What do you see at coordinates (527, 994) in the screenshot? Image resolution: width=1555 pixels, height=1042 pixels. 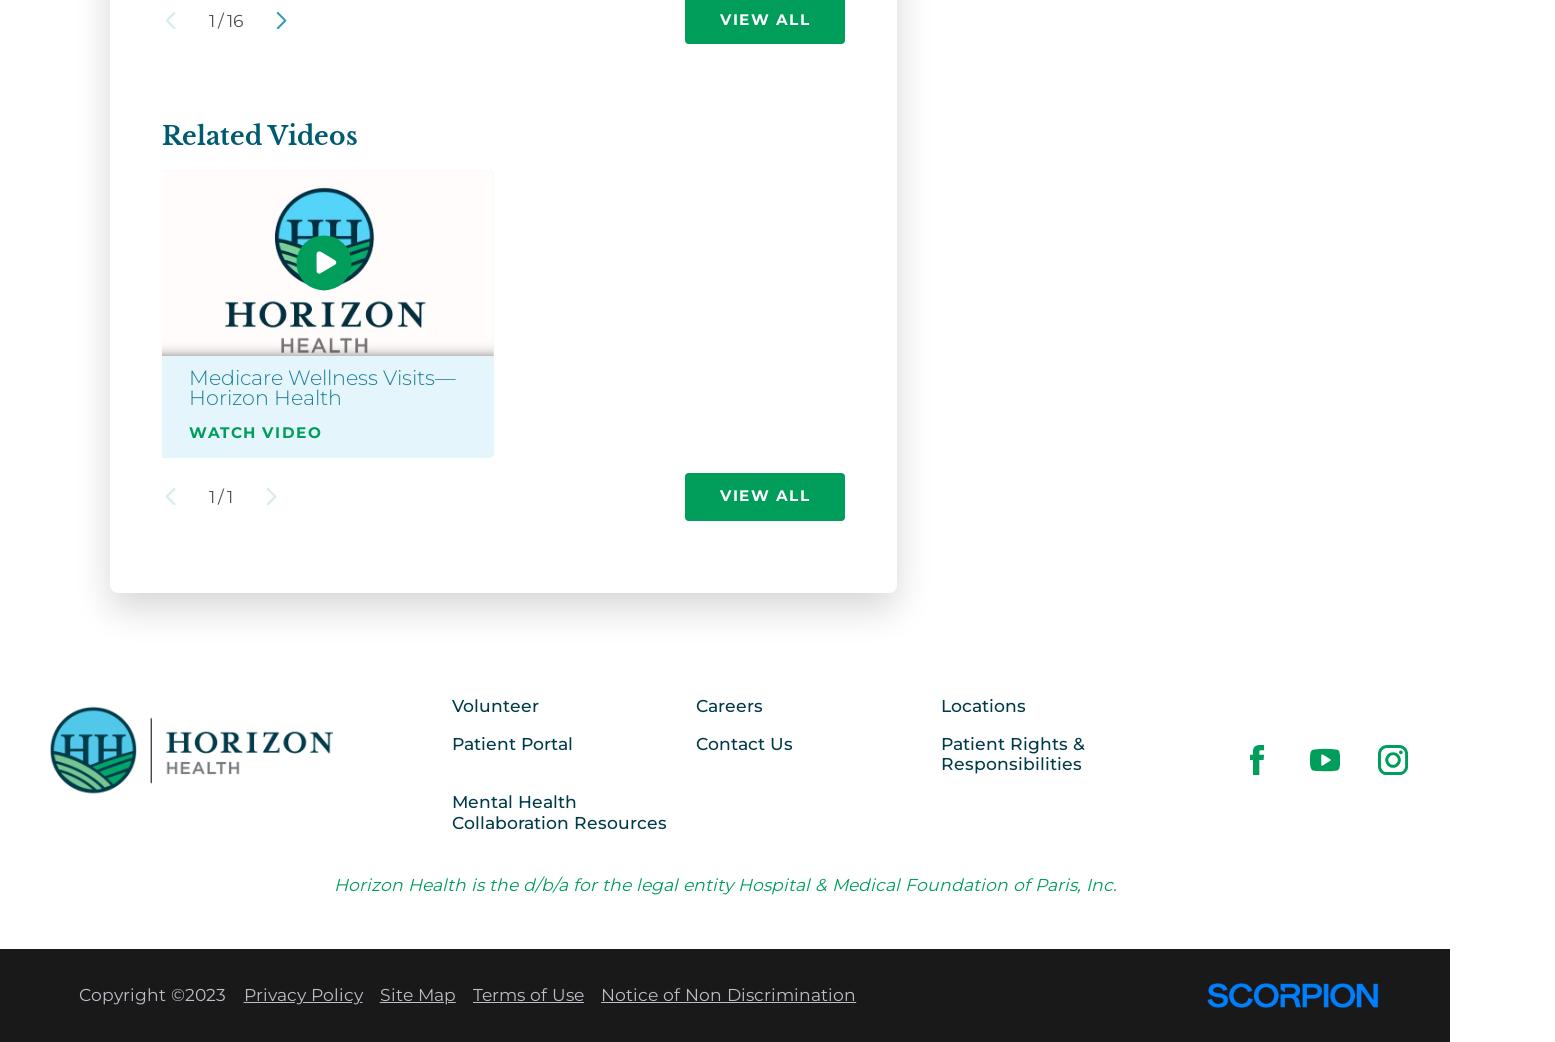 I see `'Terms of Use'` at bounding box center [527, 994].